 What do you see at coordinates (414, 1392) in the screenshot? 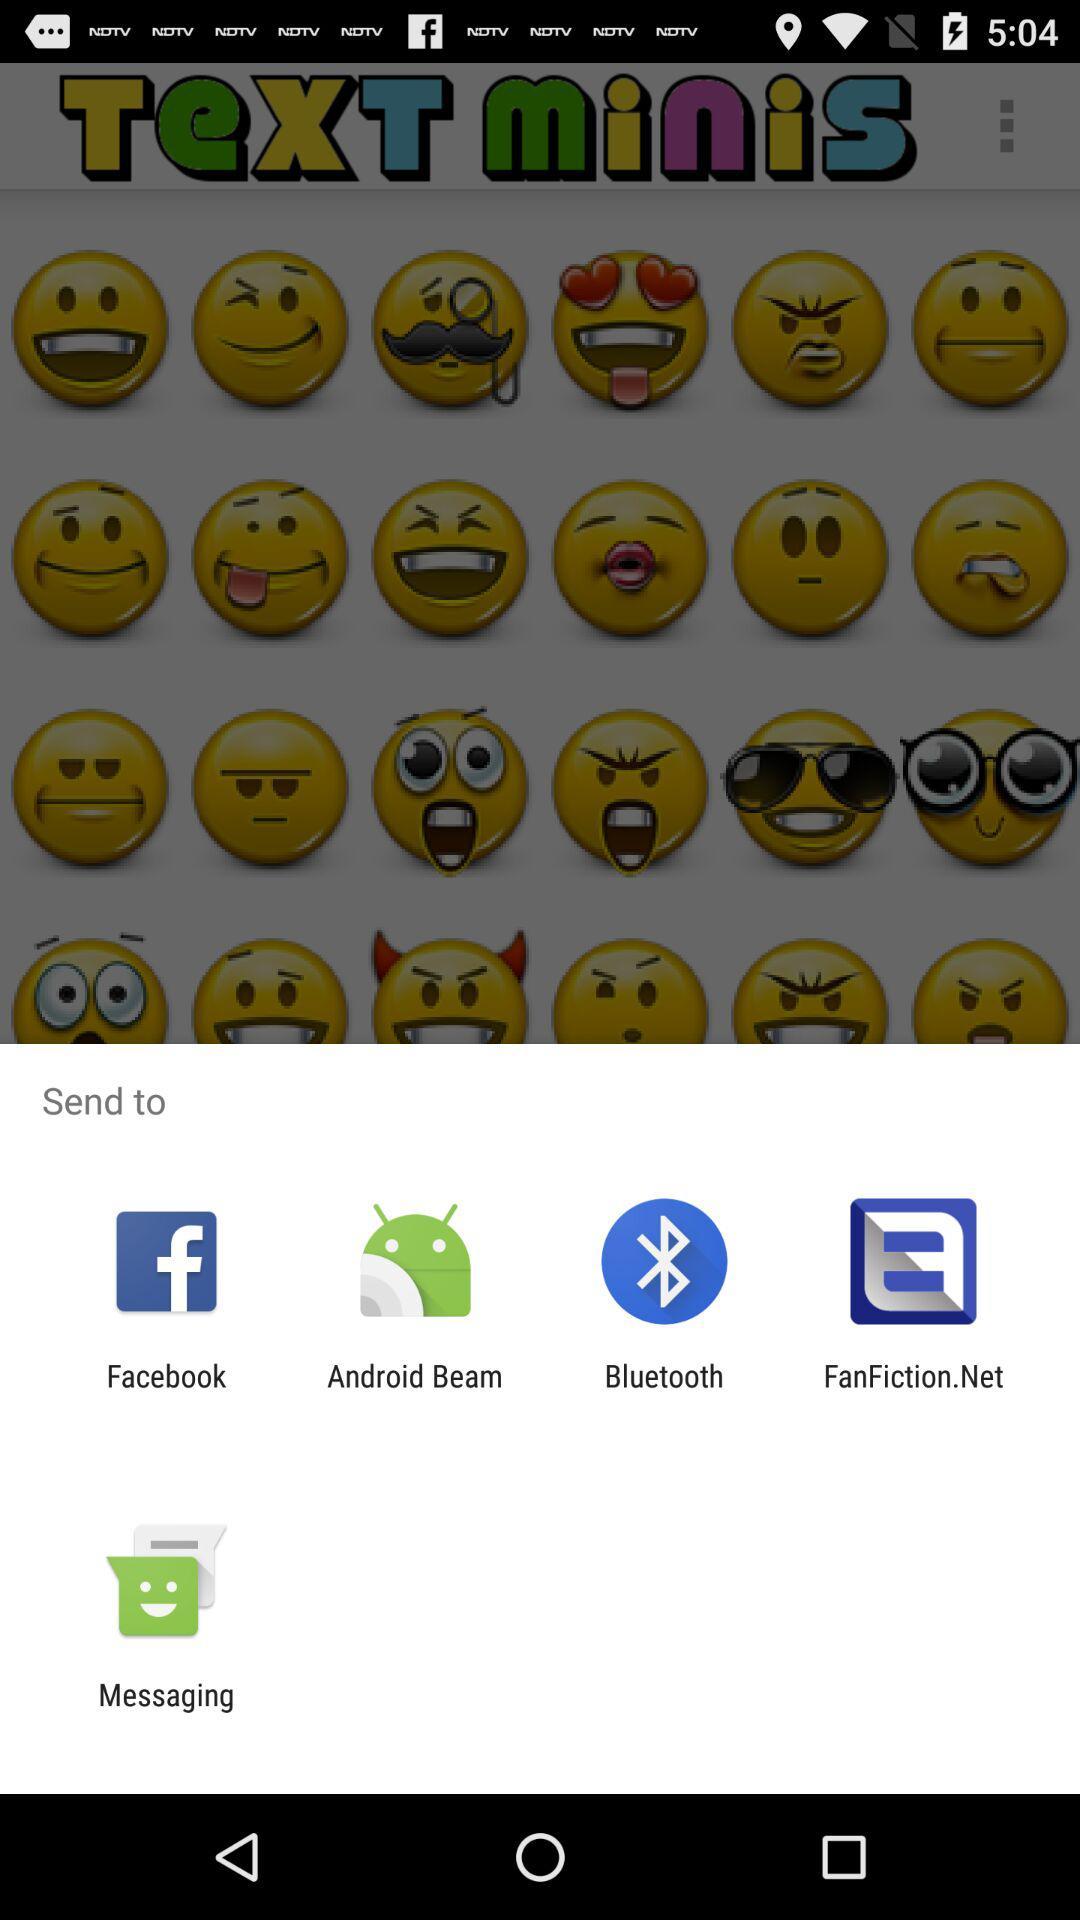
I see `the android beam app` at bounding box center [414, 1392].